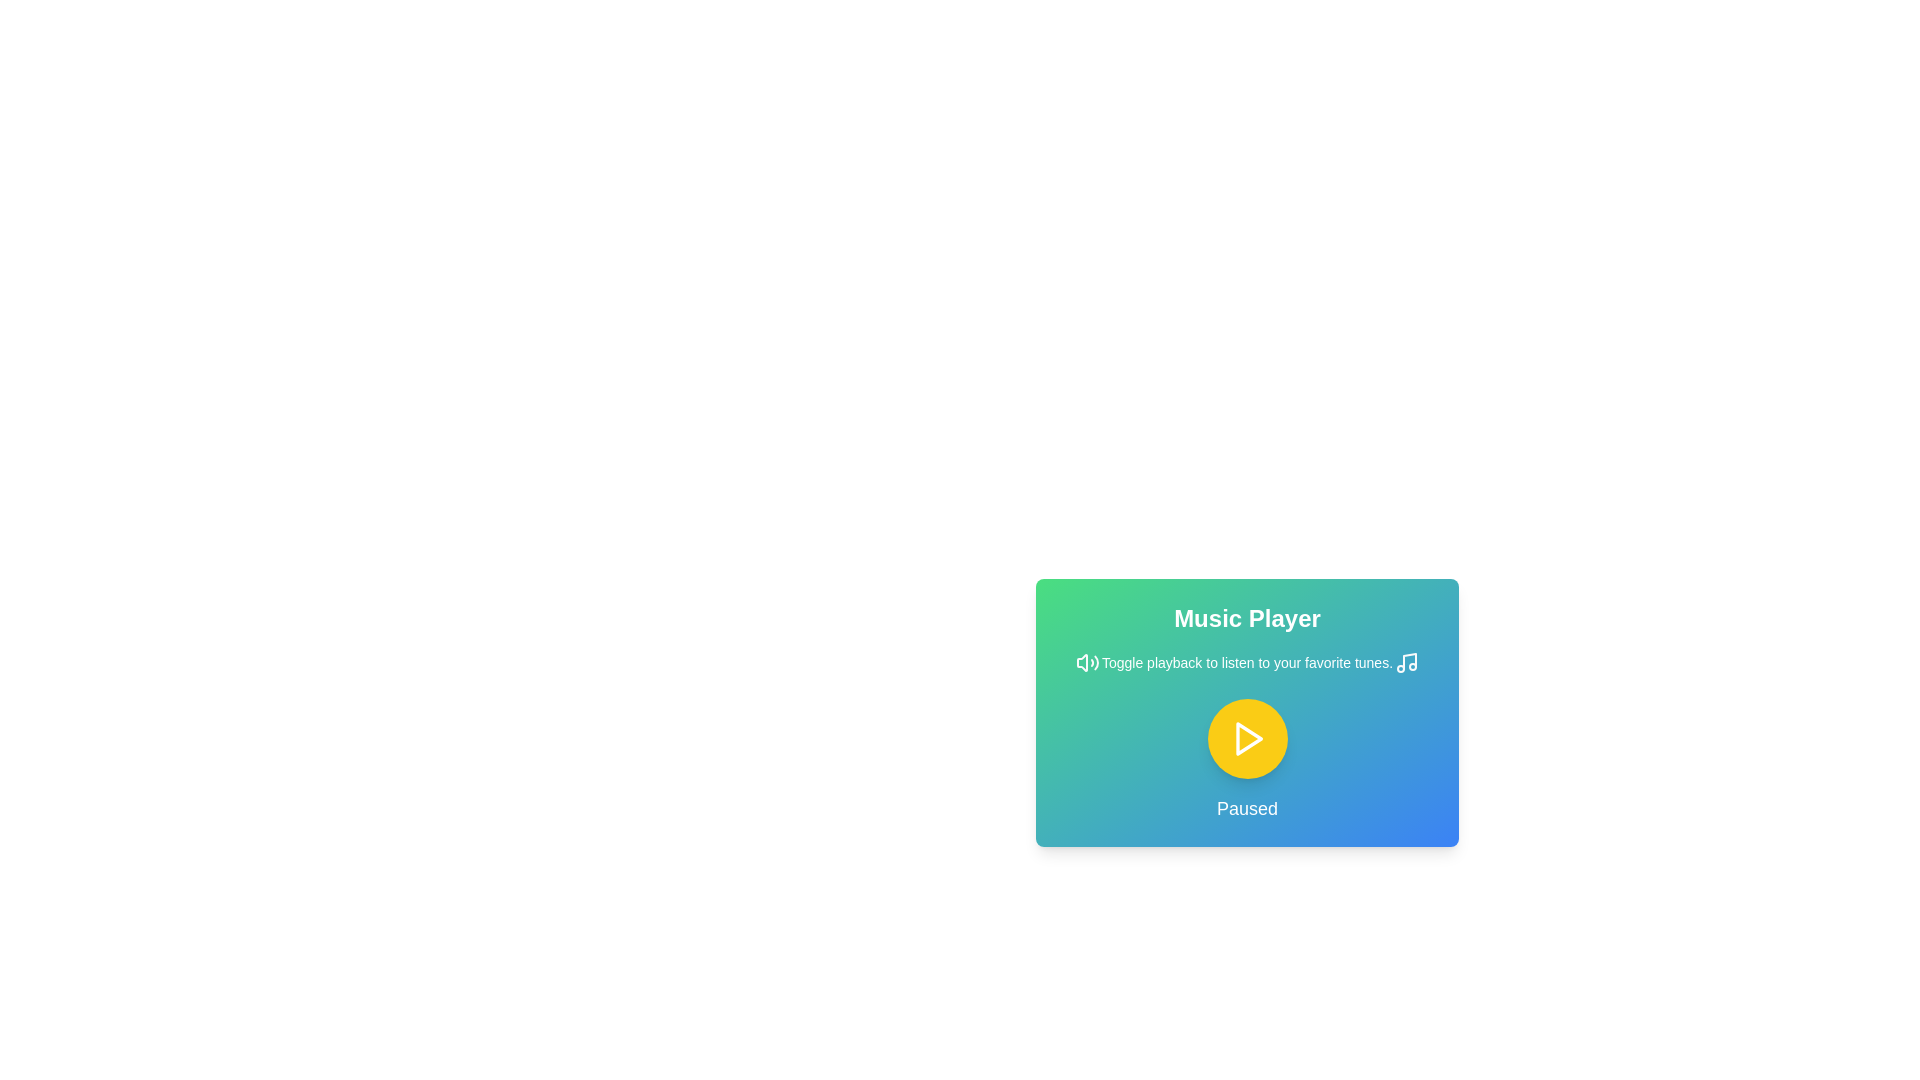 Image resolution: width=1920 pixels, height=1080 pixels. Describe the element at coordinates (1081, 663) in the screenshot. I see `the central part of the volume icon, which is a vector graphic component within the speaker symbol in the music player UI` at that location.